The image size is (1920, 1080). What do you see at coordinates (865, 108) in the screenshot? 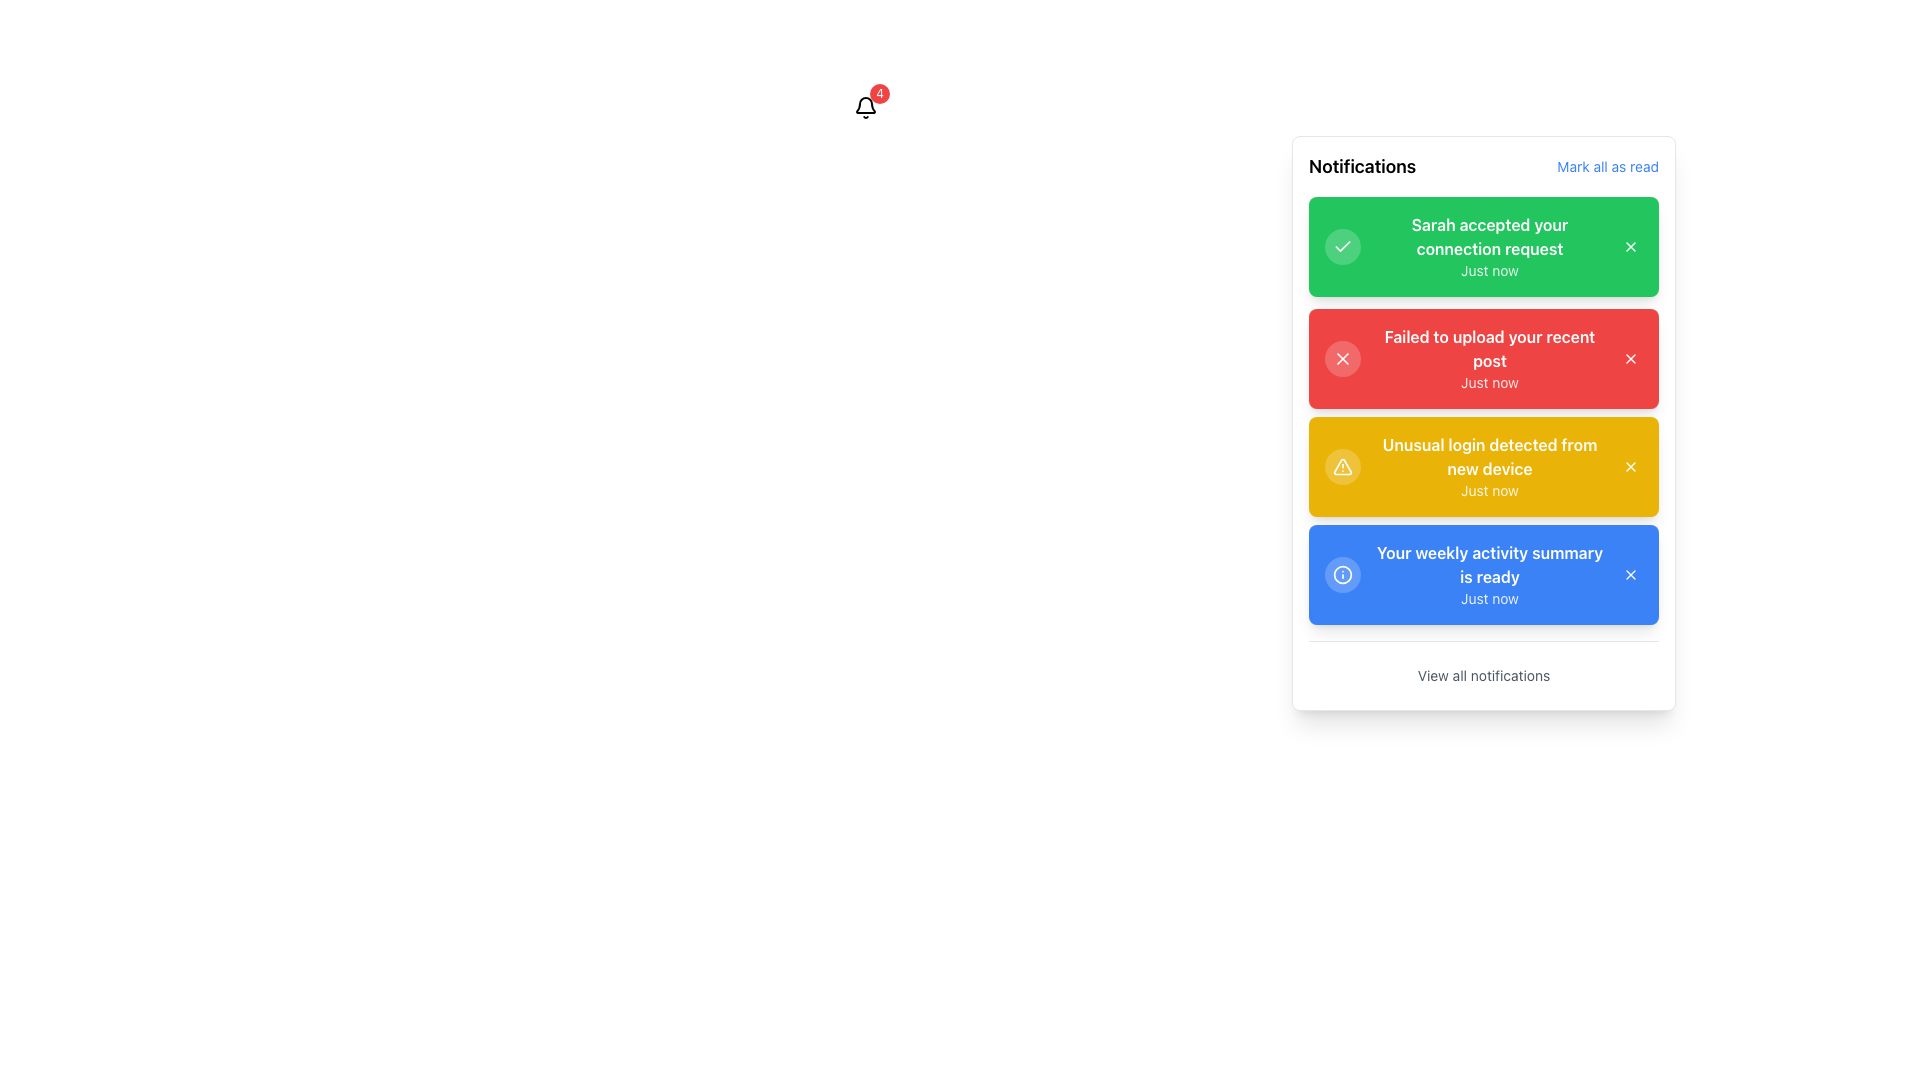
I see `the interactive notification bell icon with a red badge displaying '4'` at bounding box center [865, 108].